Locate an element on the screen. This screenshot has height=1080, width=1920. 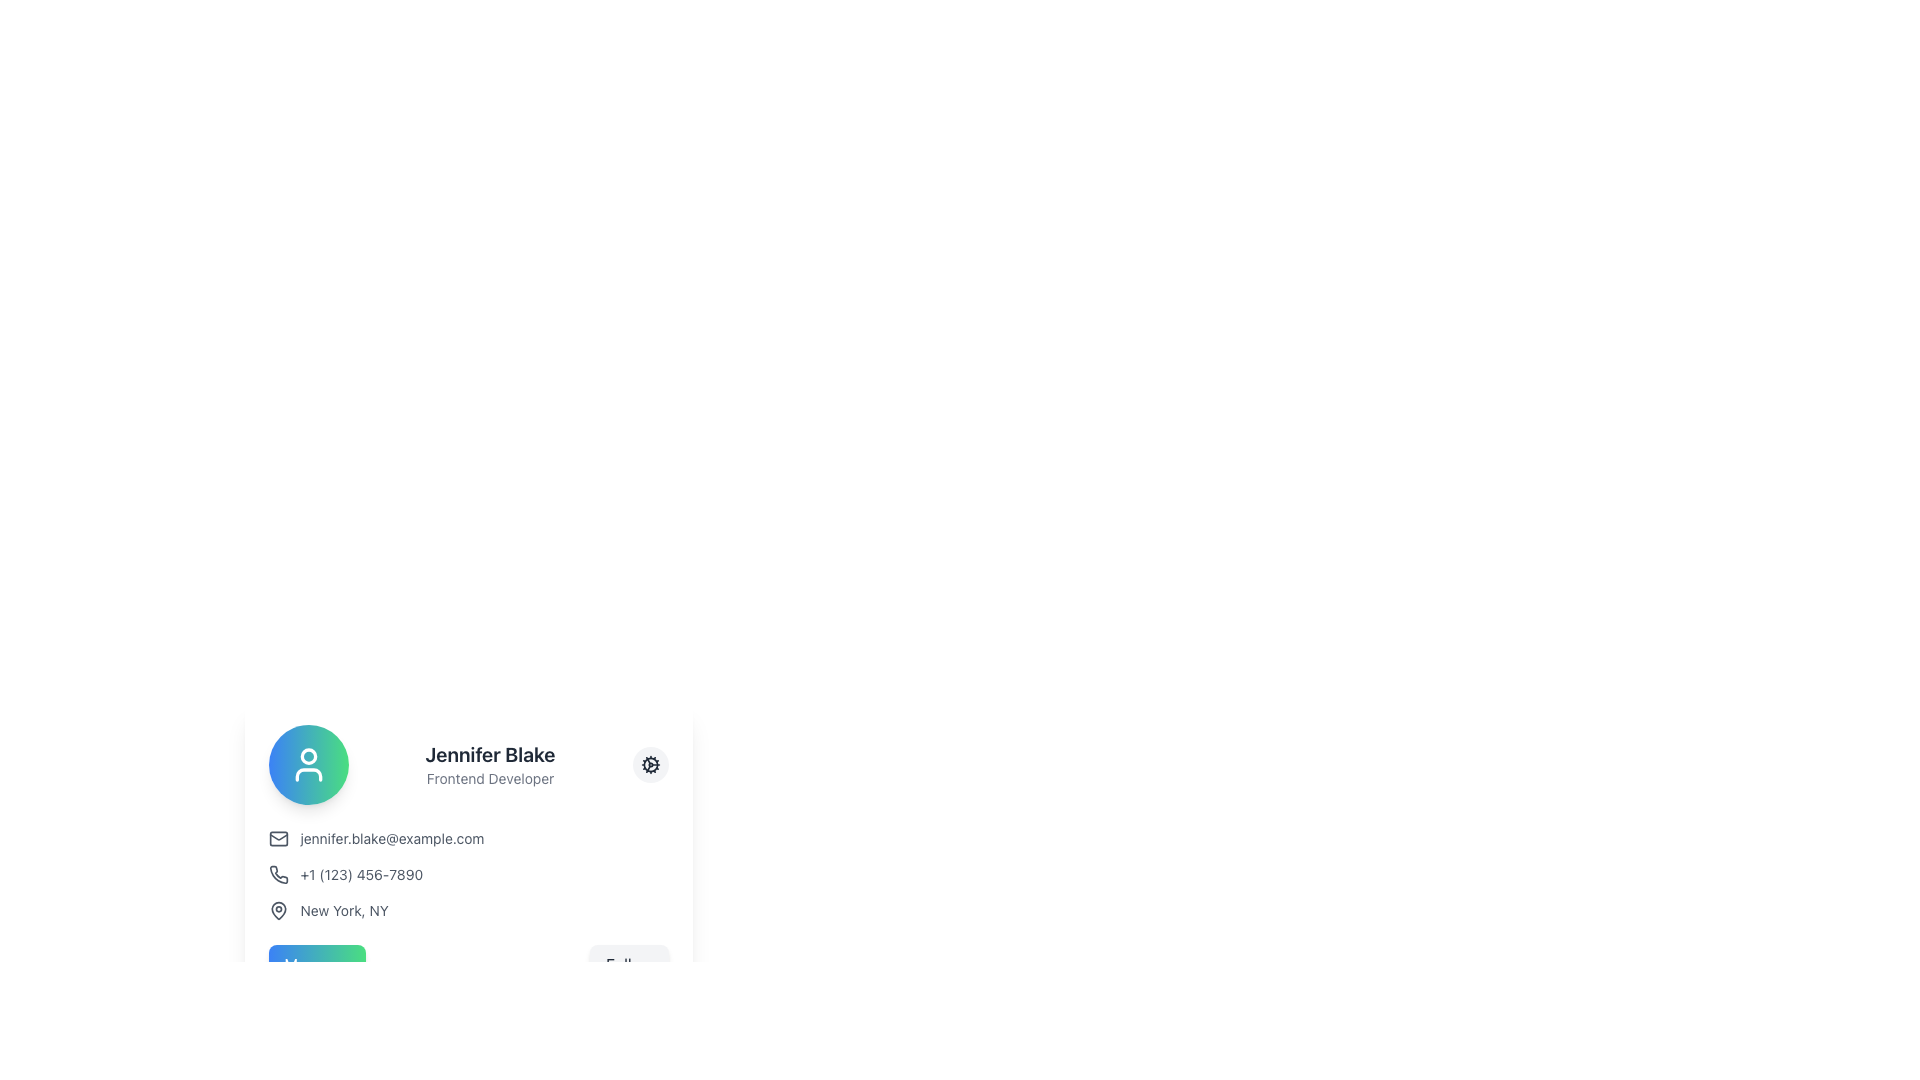
the Text block that displays the user name and job title, which is positioned between a circular icon on the left and a settings icon on the right is located at coordinates (490, 764).